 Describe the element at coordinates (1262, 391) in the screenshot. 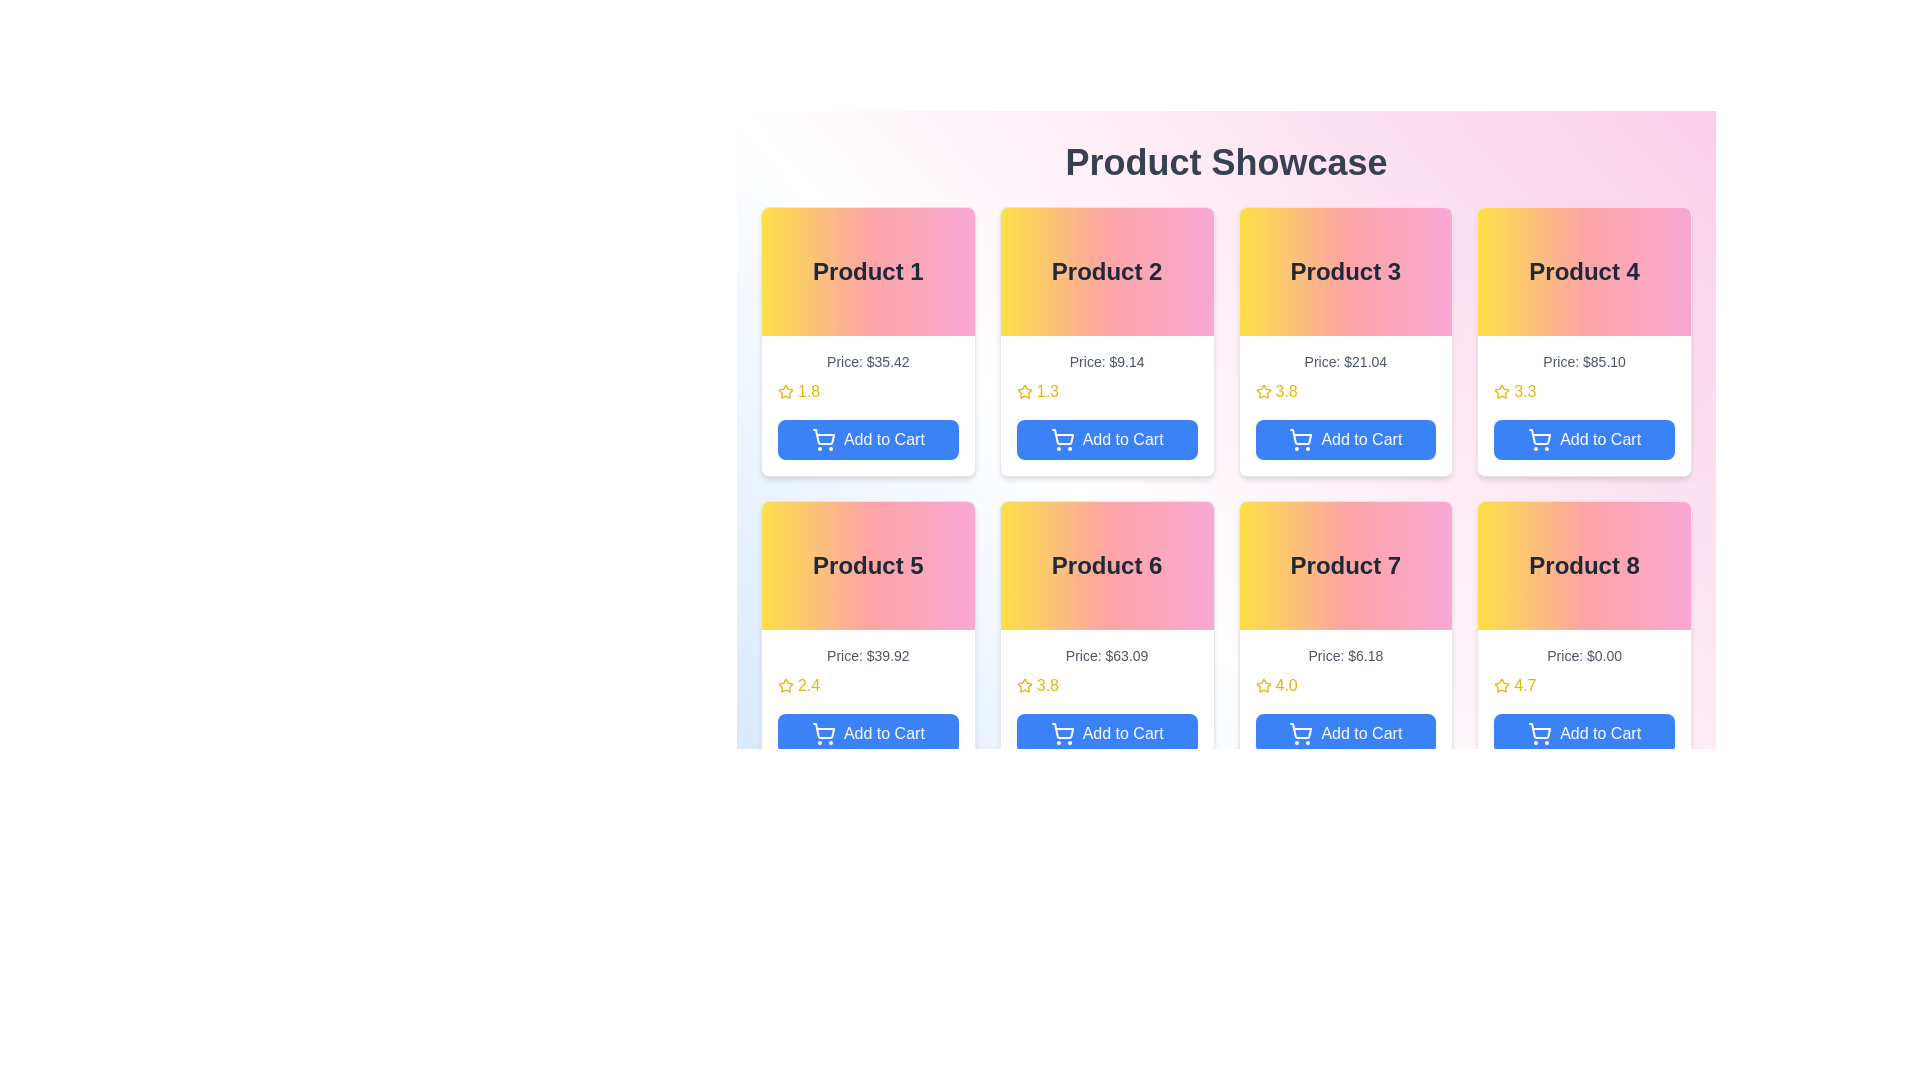

I see `the star icon in the rating section of 'Product 3'` at that location.